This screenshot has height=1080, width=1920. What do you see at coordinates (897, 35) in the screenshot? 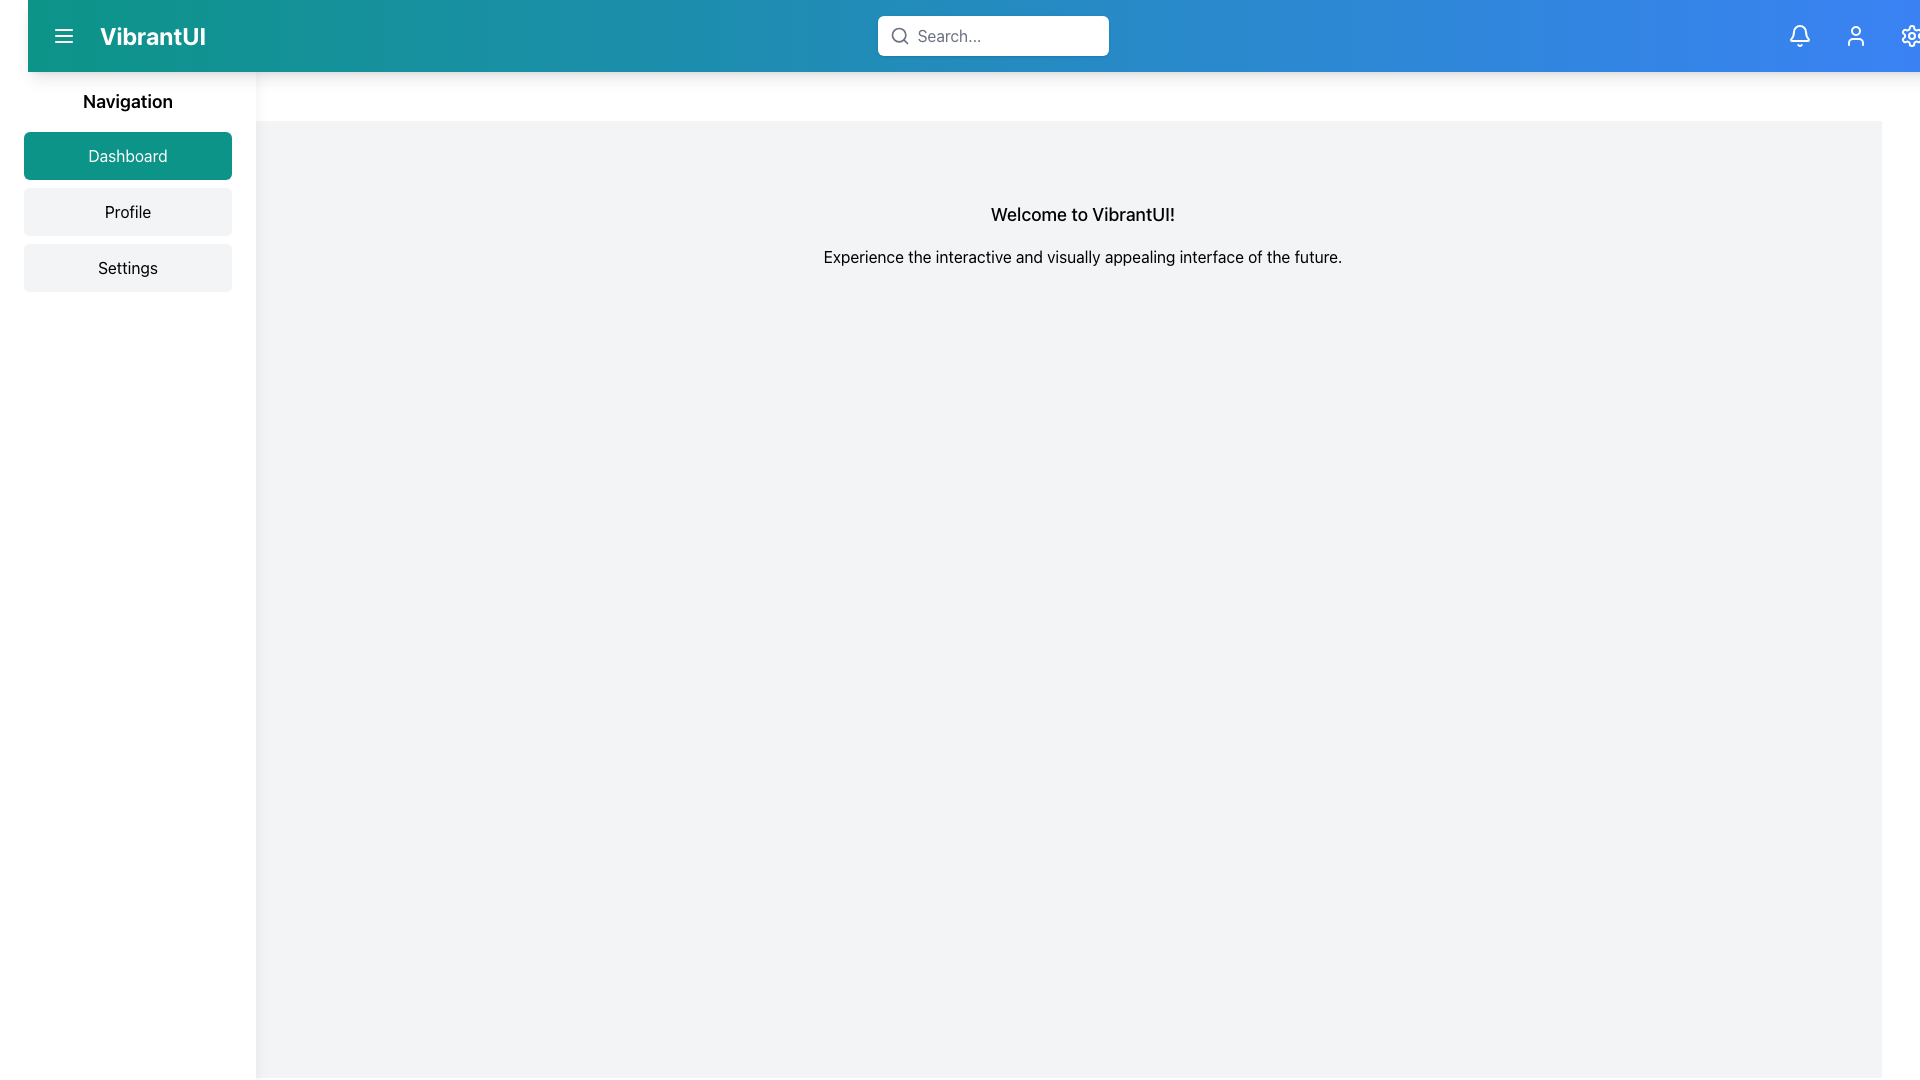
I see `the search functionality by clicking on the circular outline element of the magnifying glass icon located next to the search input field in the top header` at bounding box center [897, 35].